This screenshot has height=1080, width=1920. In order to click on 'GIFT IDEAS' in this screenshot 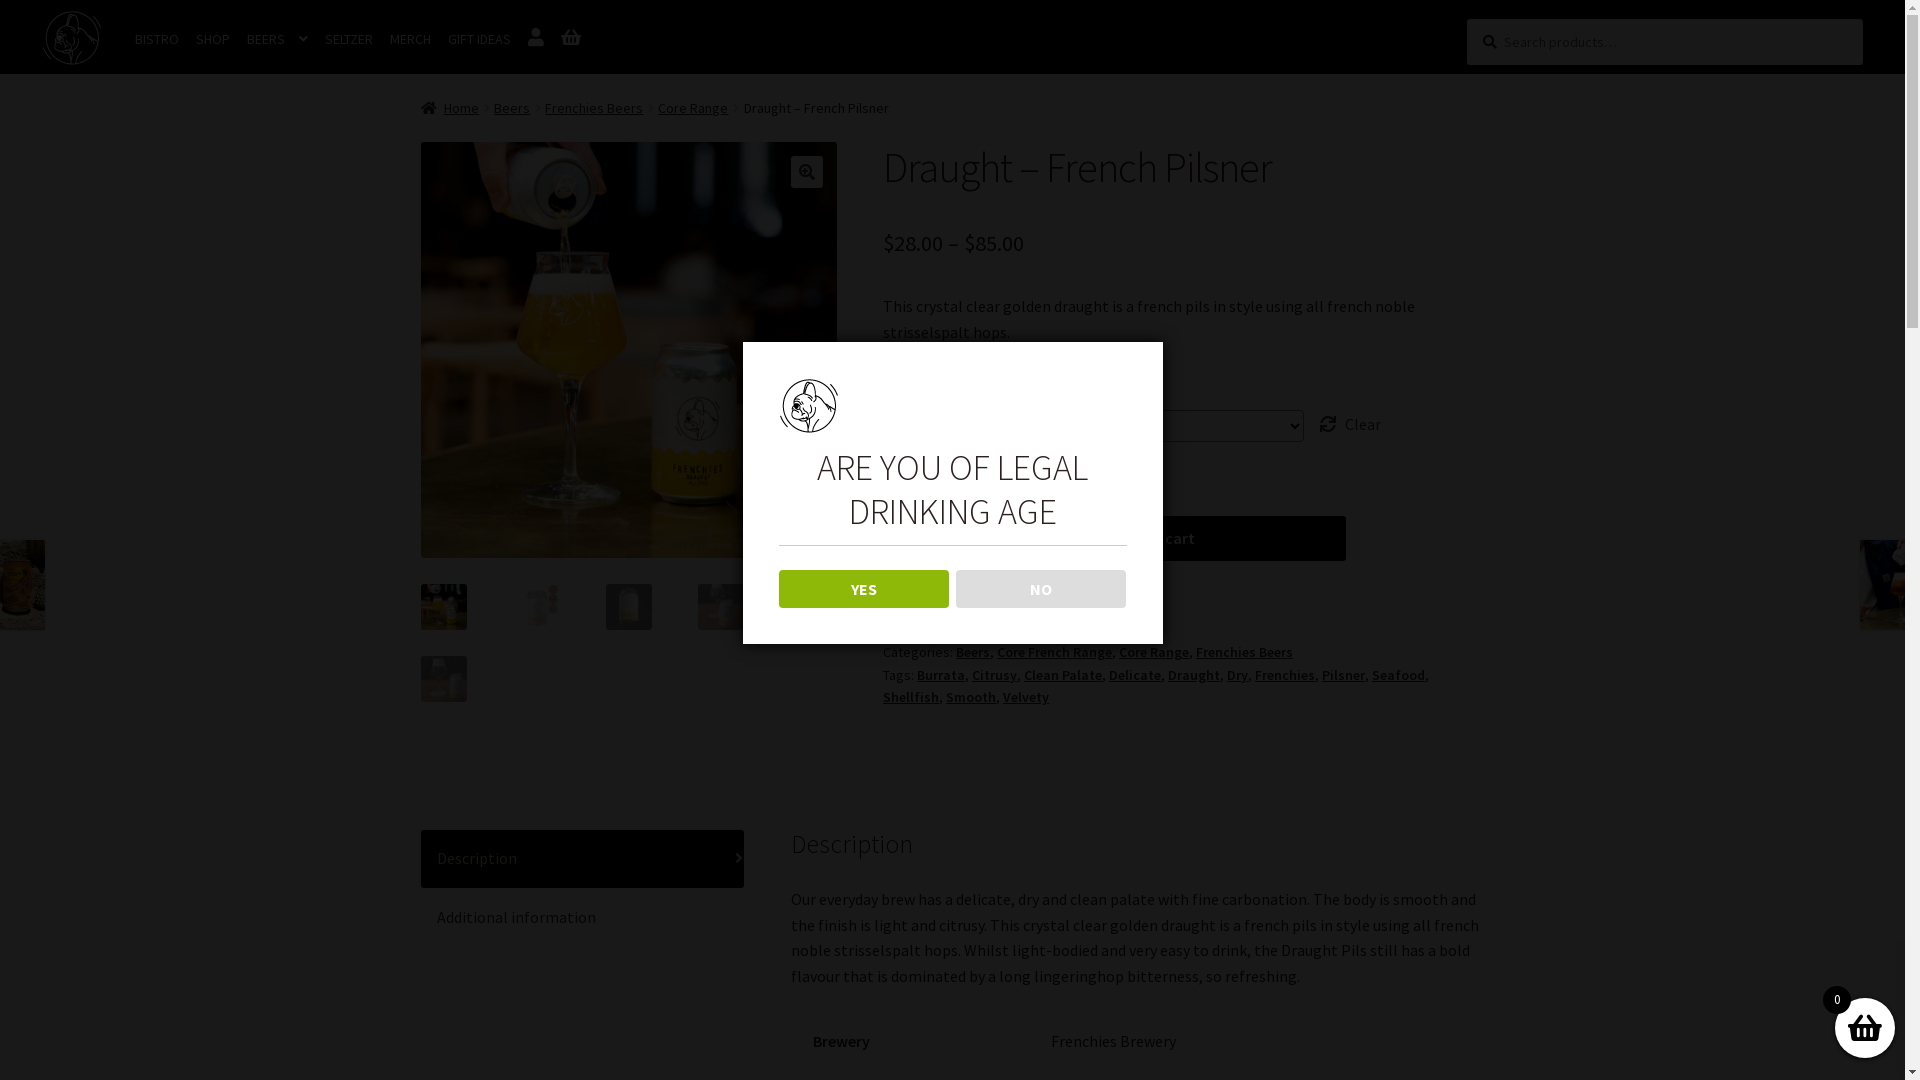, I will do `click(478, 39)`.